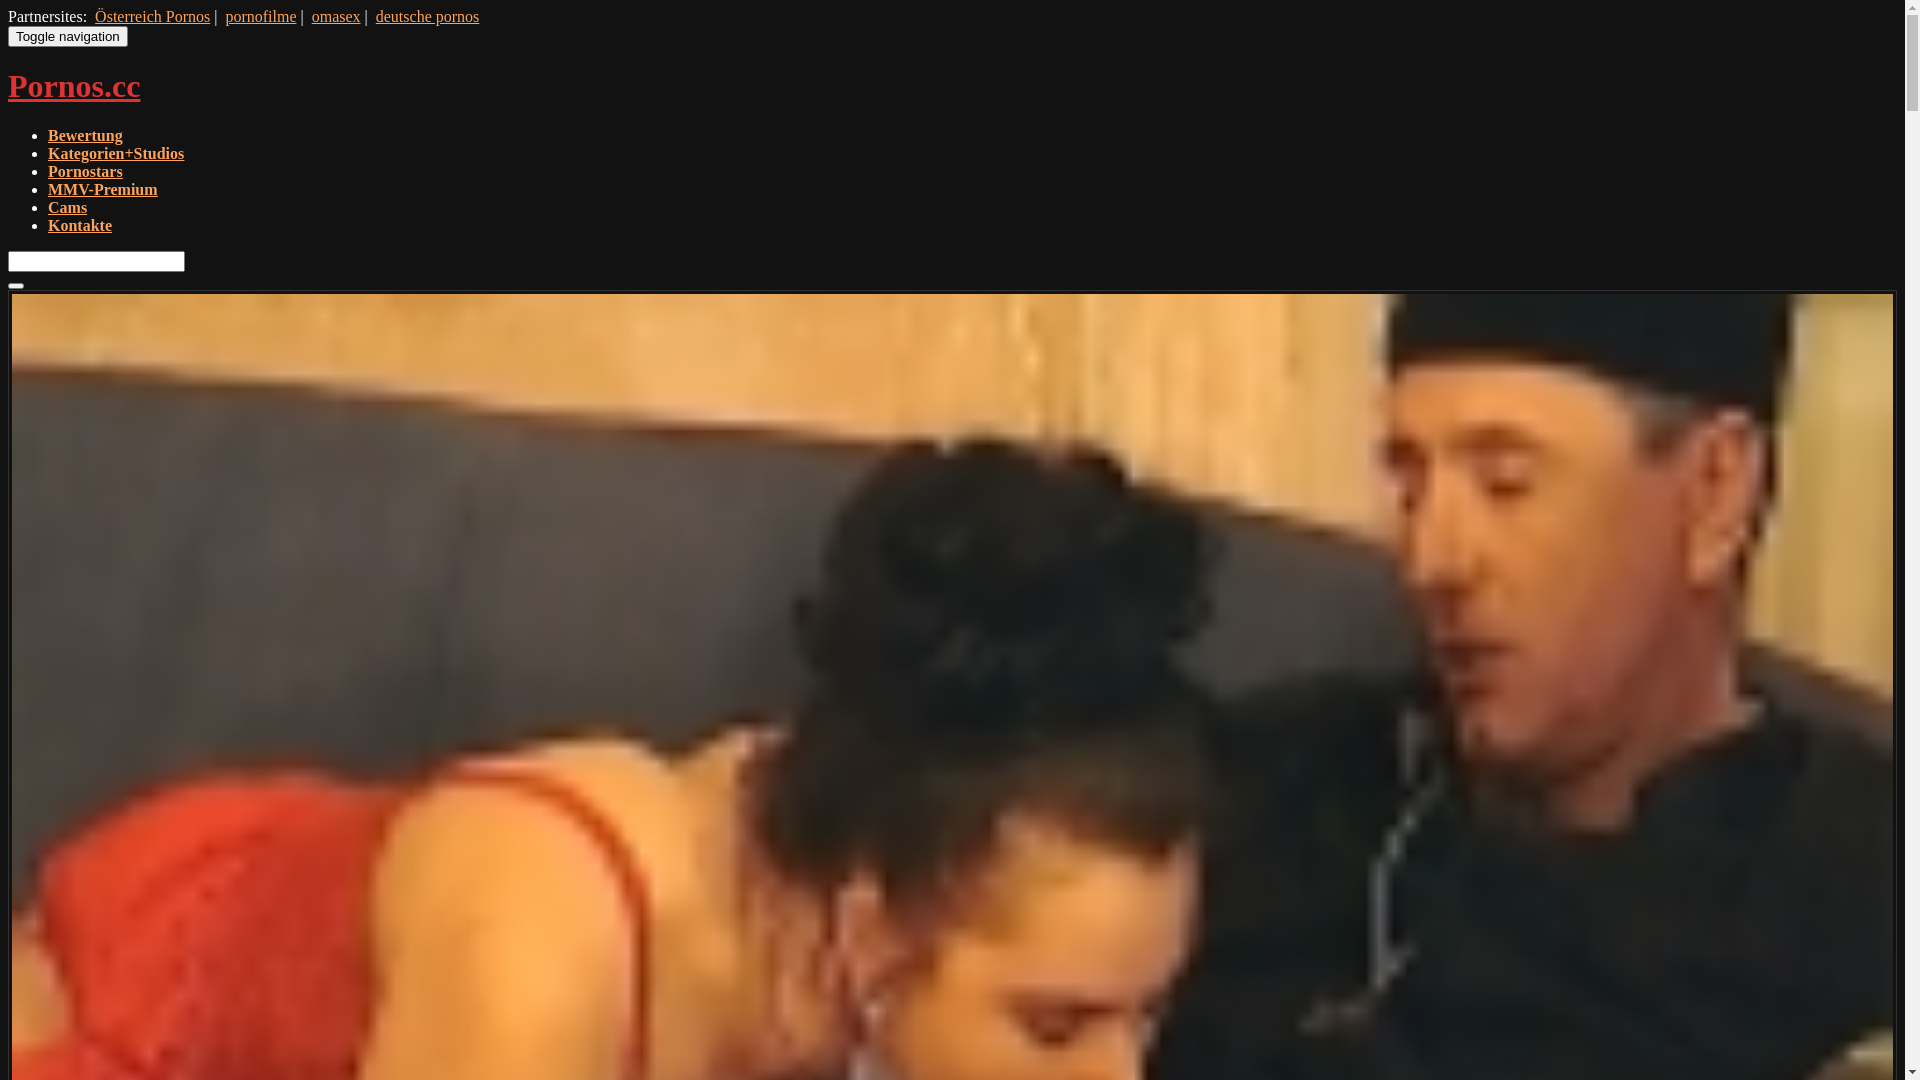 This screenshot has height=1080, width=1920. What do you see at coordinates (67, 36) in the screenshot?
I see `'Toggle navigation'` at bounding box center [67, 36].